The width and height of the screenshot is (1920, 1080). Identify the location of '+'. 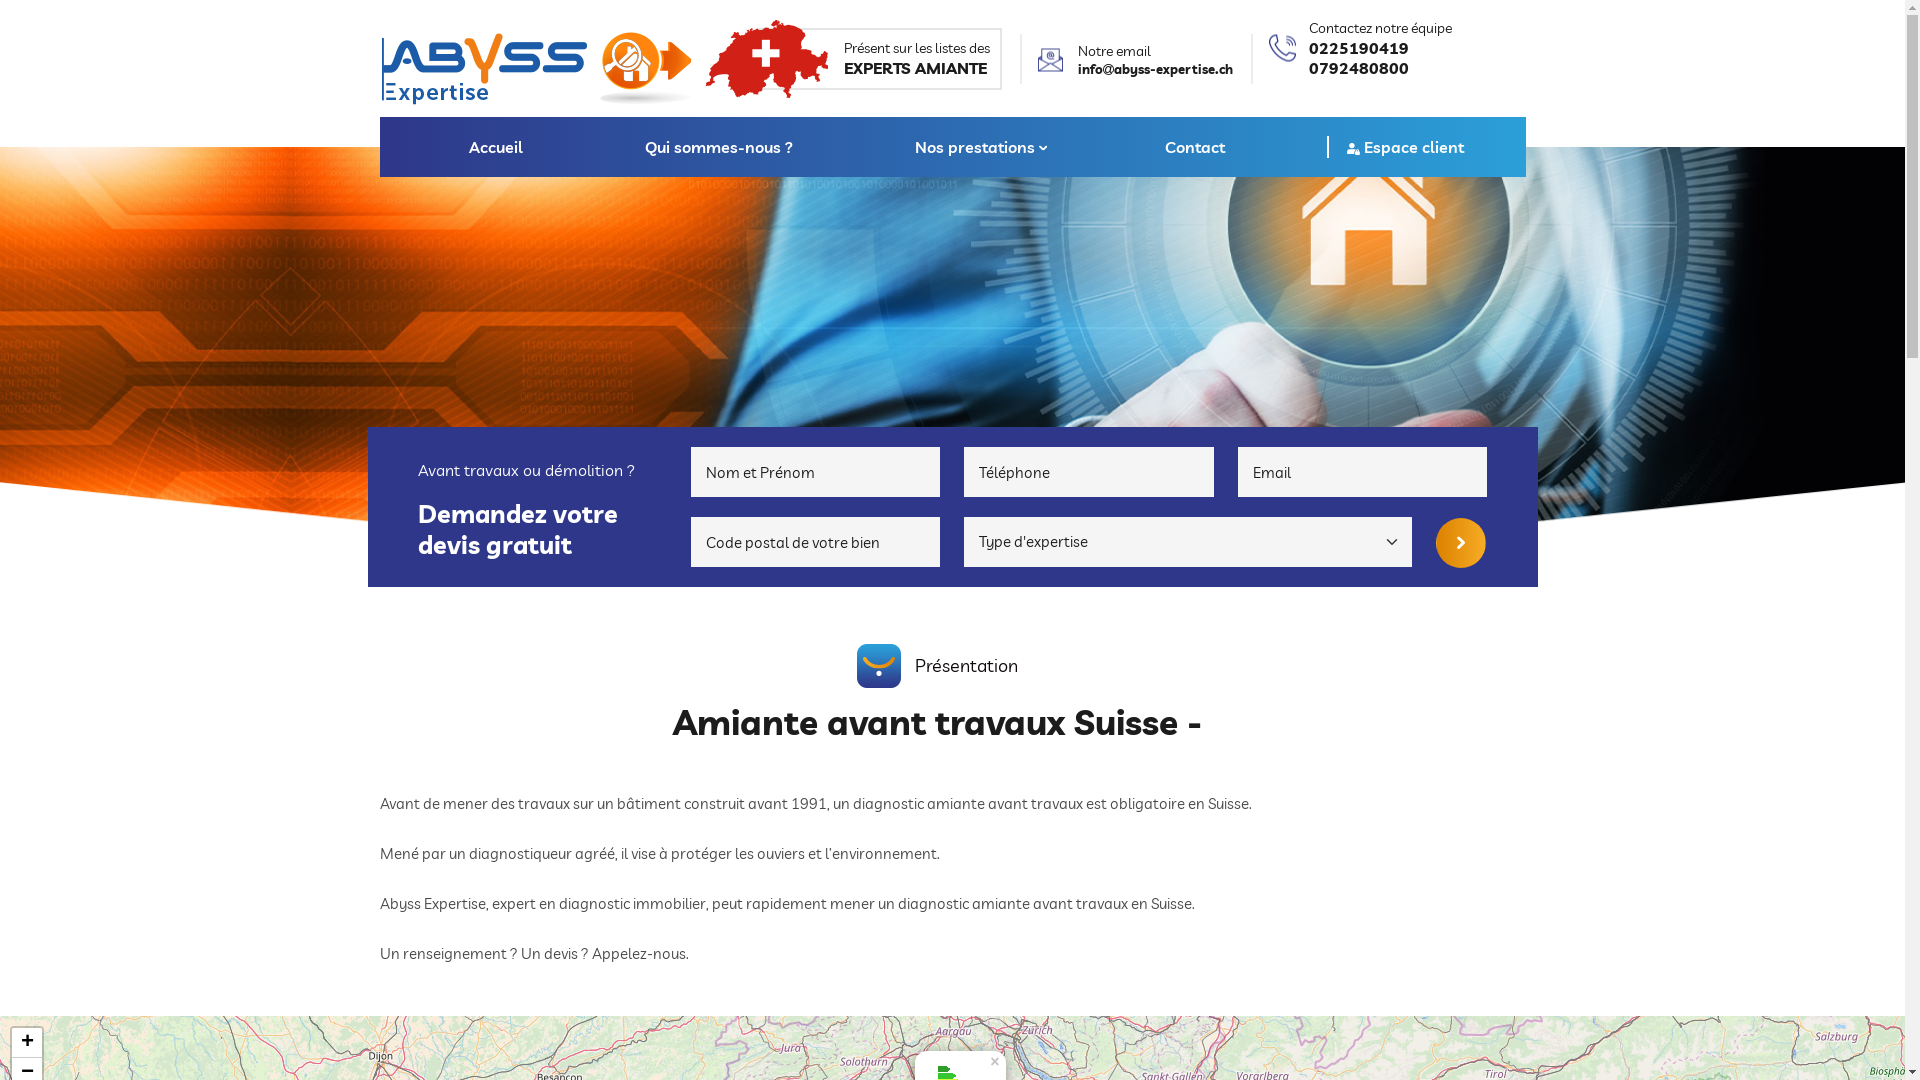
(27, 1041).